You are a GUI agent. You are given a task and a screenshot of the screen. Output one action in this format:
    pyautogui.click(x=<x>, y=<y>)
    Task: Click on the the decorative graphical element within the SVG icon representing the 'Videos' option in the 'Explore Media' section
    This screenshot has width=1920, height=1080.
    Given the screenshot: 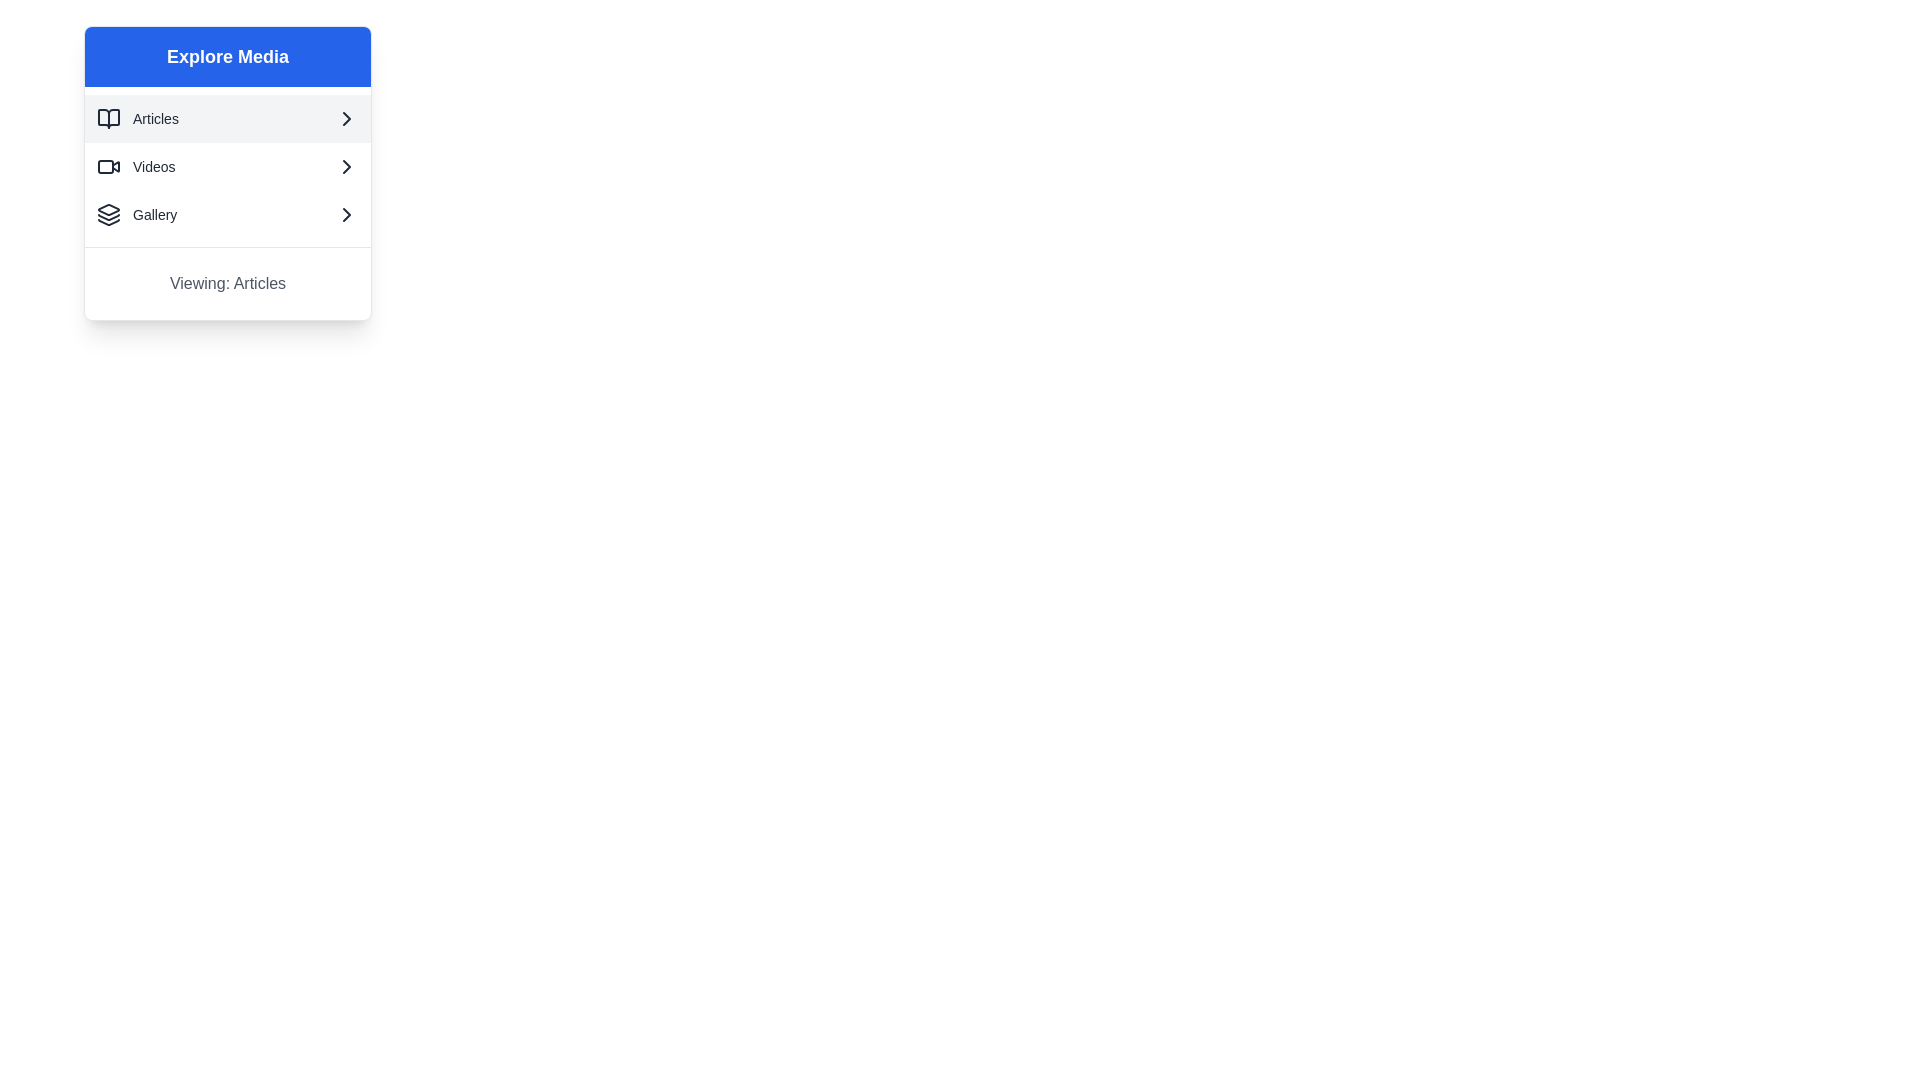 What is the action you would take?
    pyautogui.click(x=104, y=165)
    